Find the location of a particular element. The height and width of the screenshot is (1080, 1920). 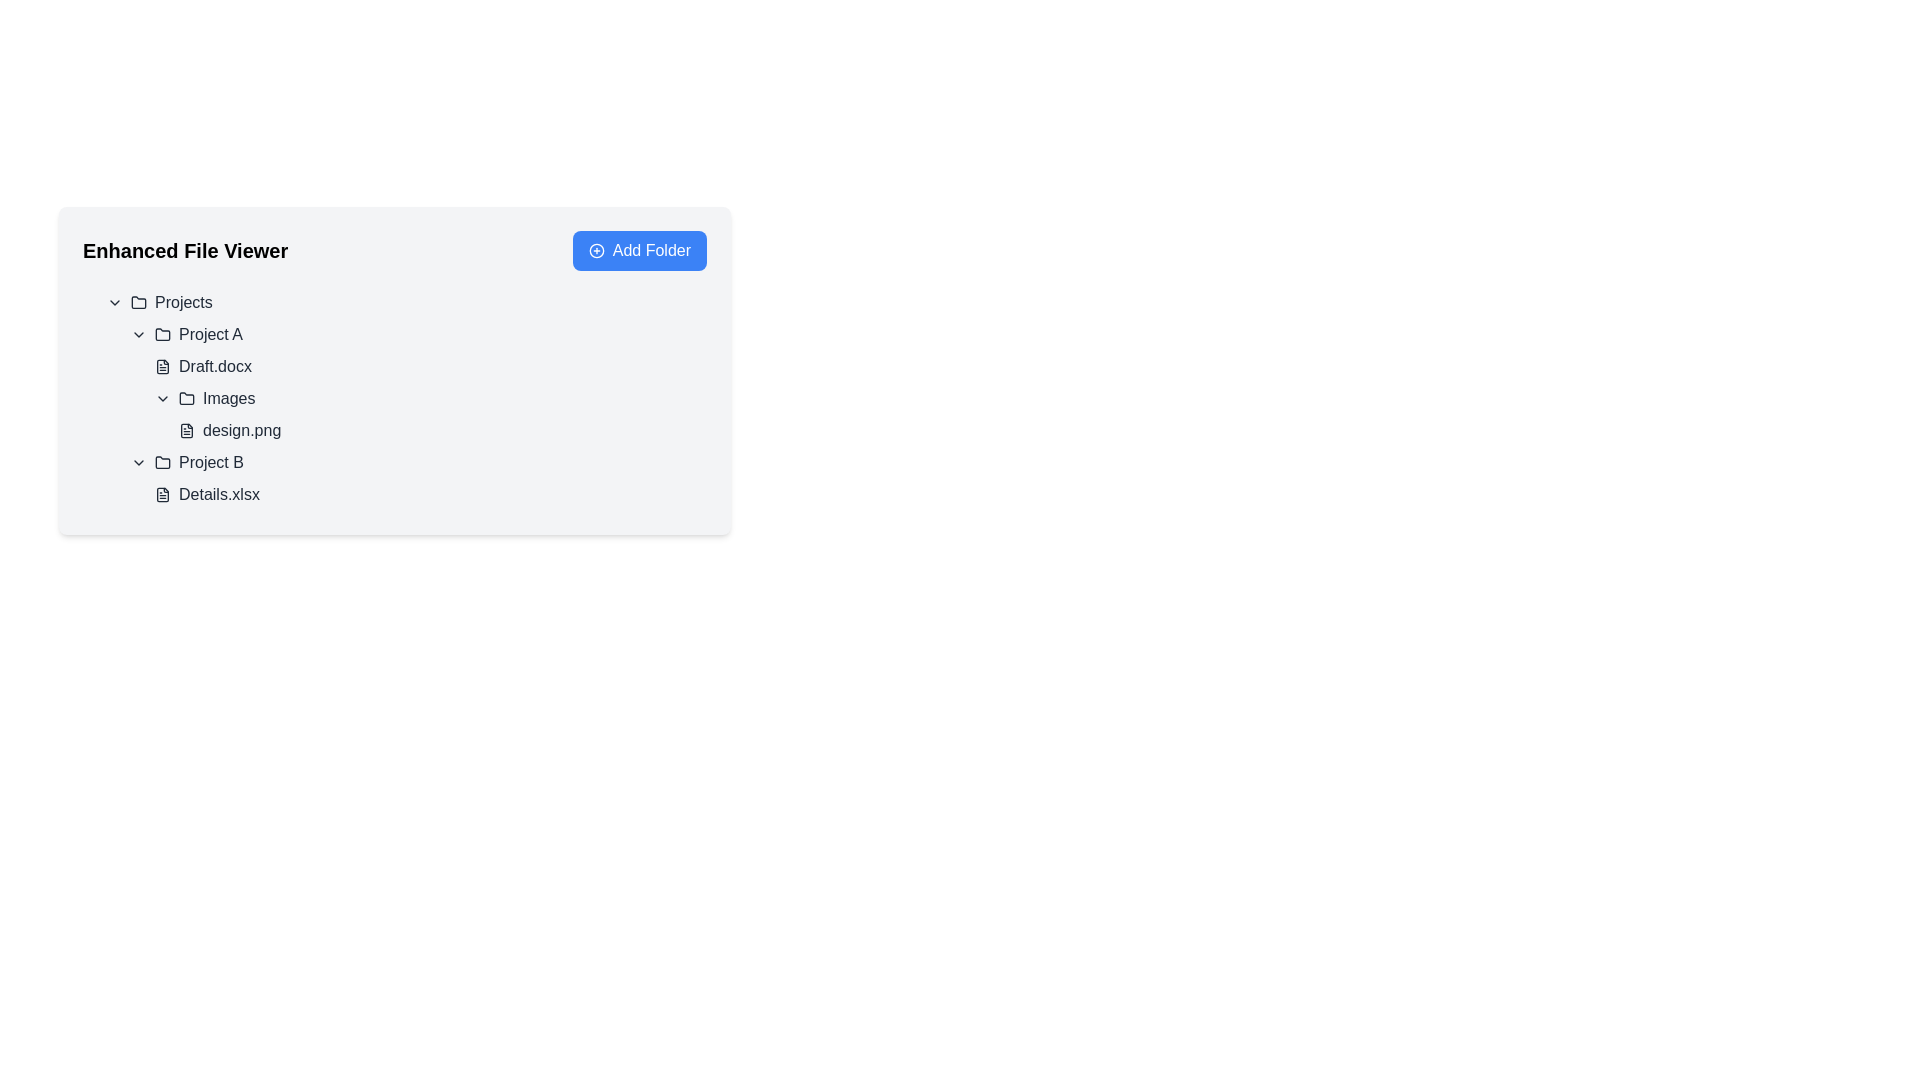

the file entry named 'Draft.docx' in the file viewer is located at coordinates (417, 366).